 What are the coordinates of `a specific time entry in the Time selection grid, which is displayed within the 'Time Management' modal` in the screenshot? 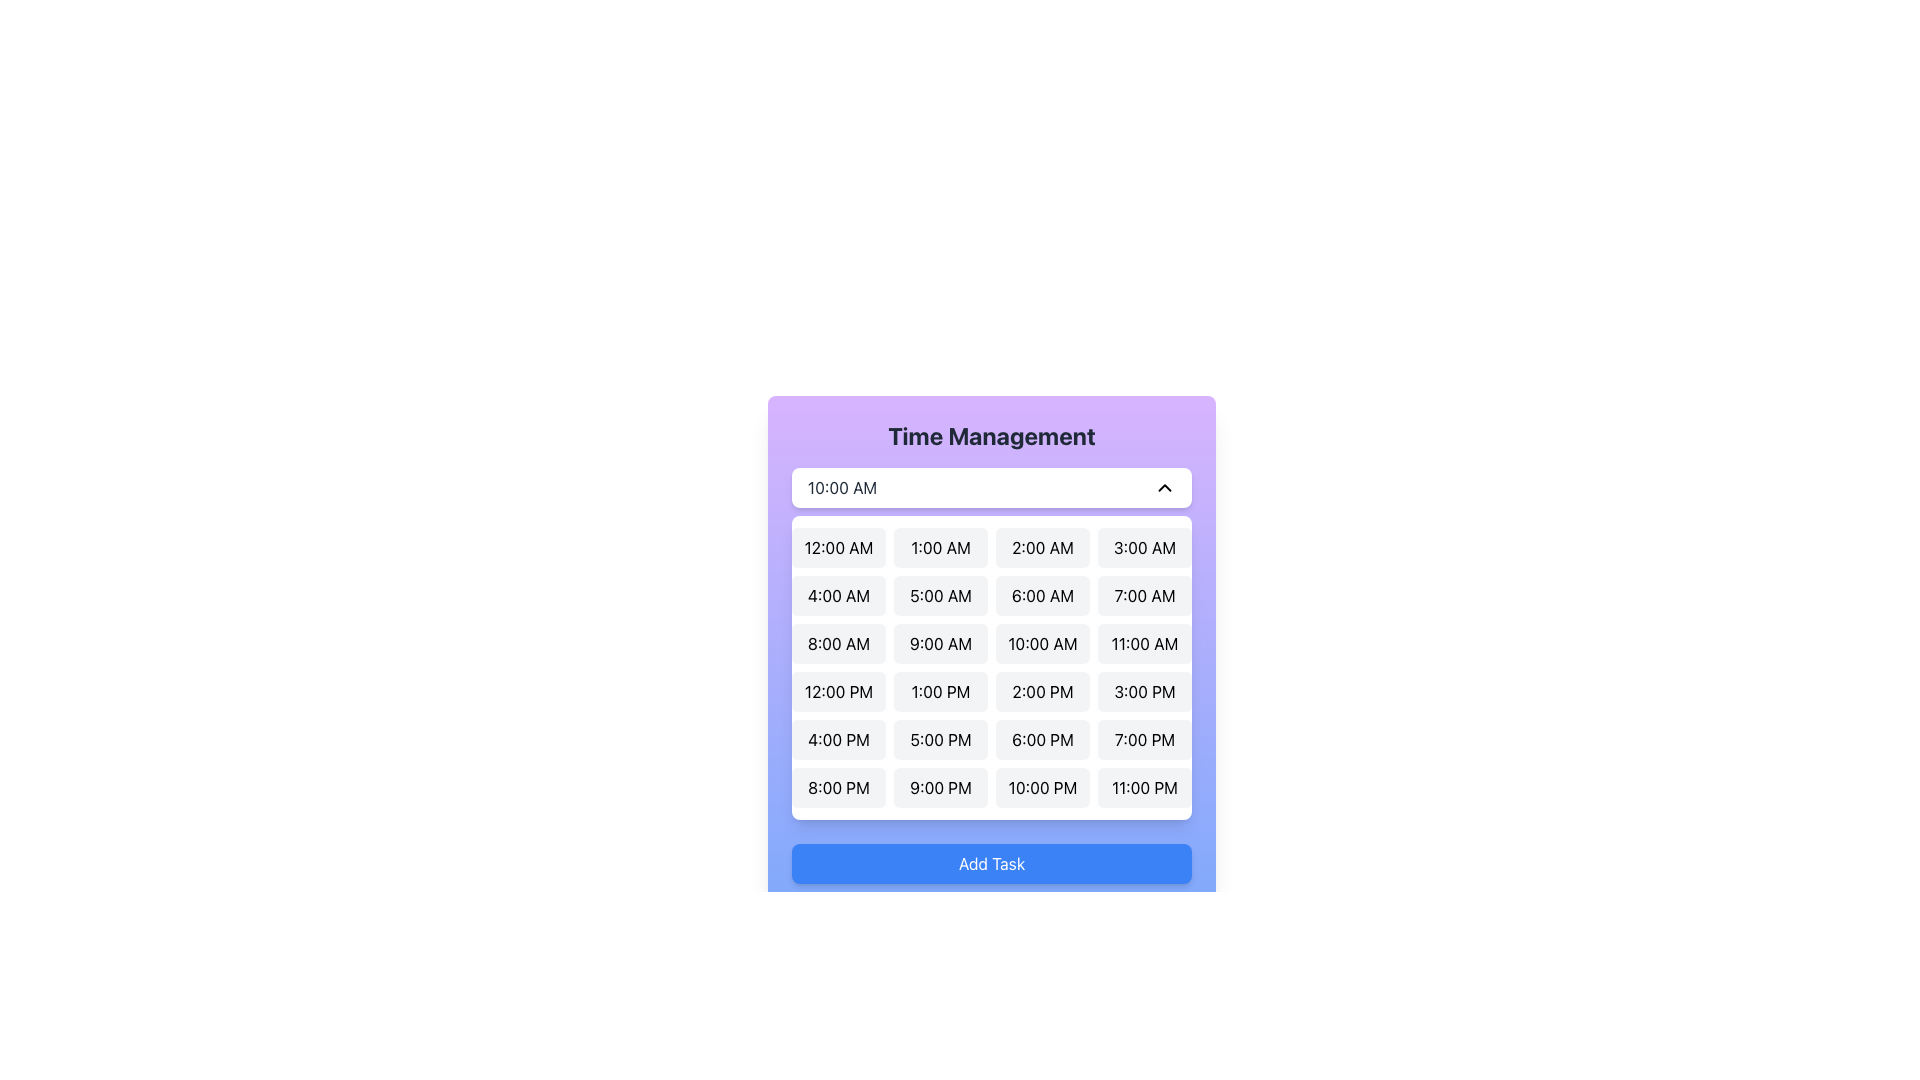 It's located at (992, 644).